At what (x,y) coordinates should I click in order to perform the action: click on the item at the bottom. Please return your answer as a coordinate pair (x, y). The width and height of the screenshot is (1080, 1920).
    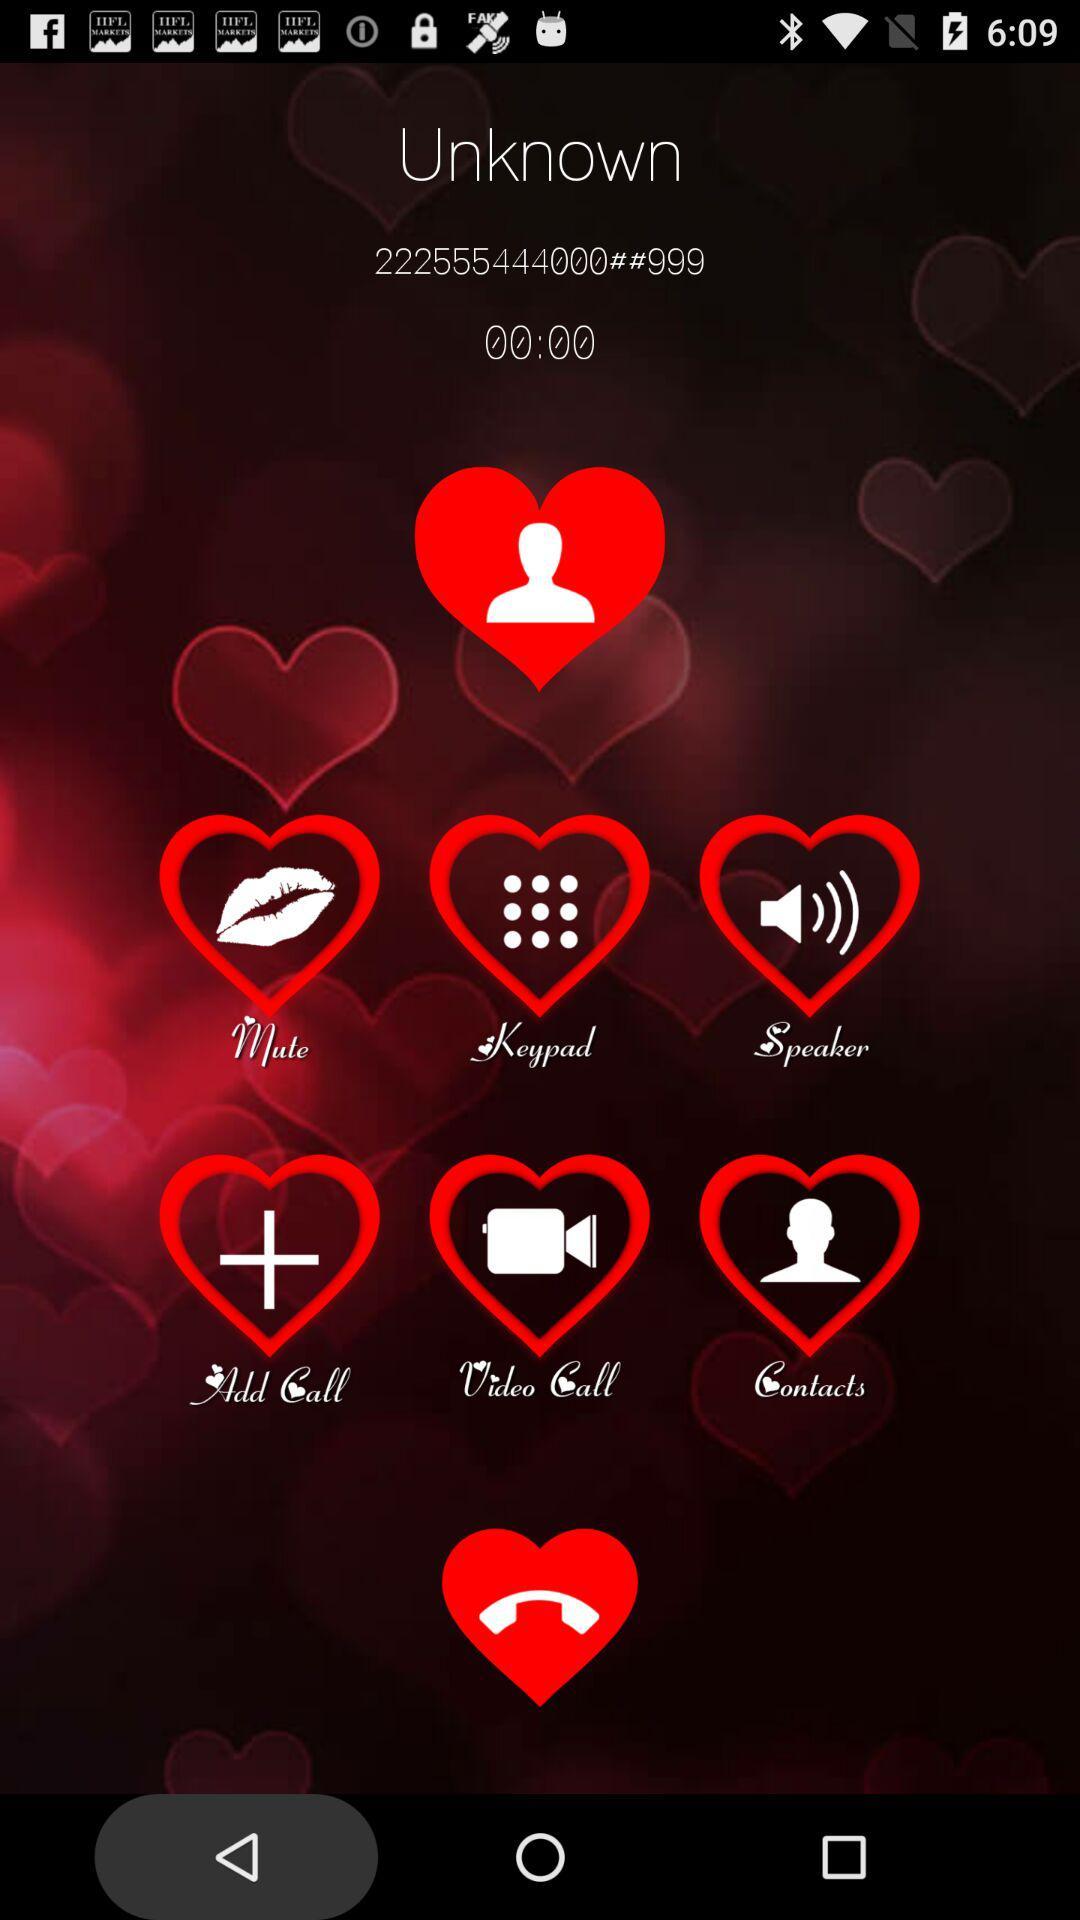
    Looking at the image, I should click on (540, 1620).